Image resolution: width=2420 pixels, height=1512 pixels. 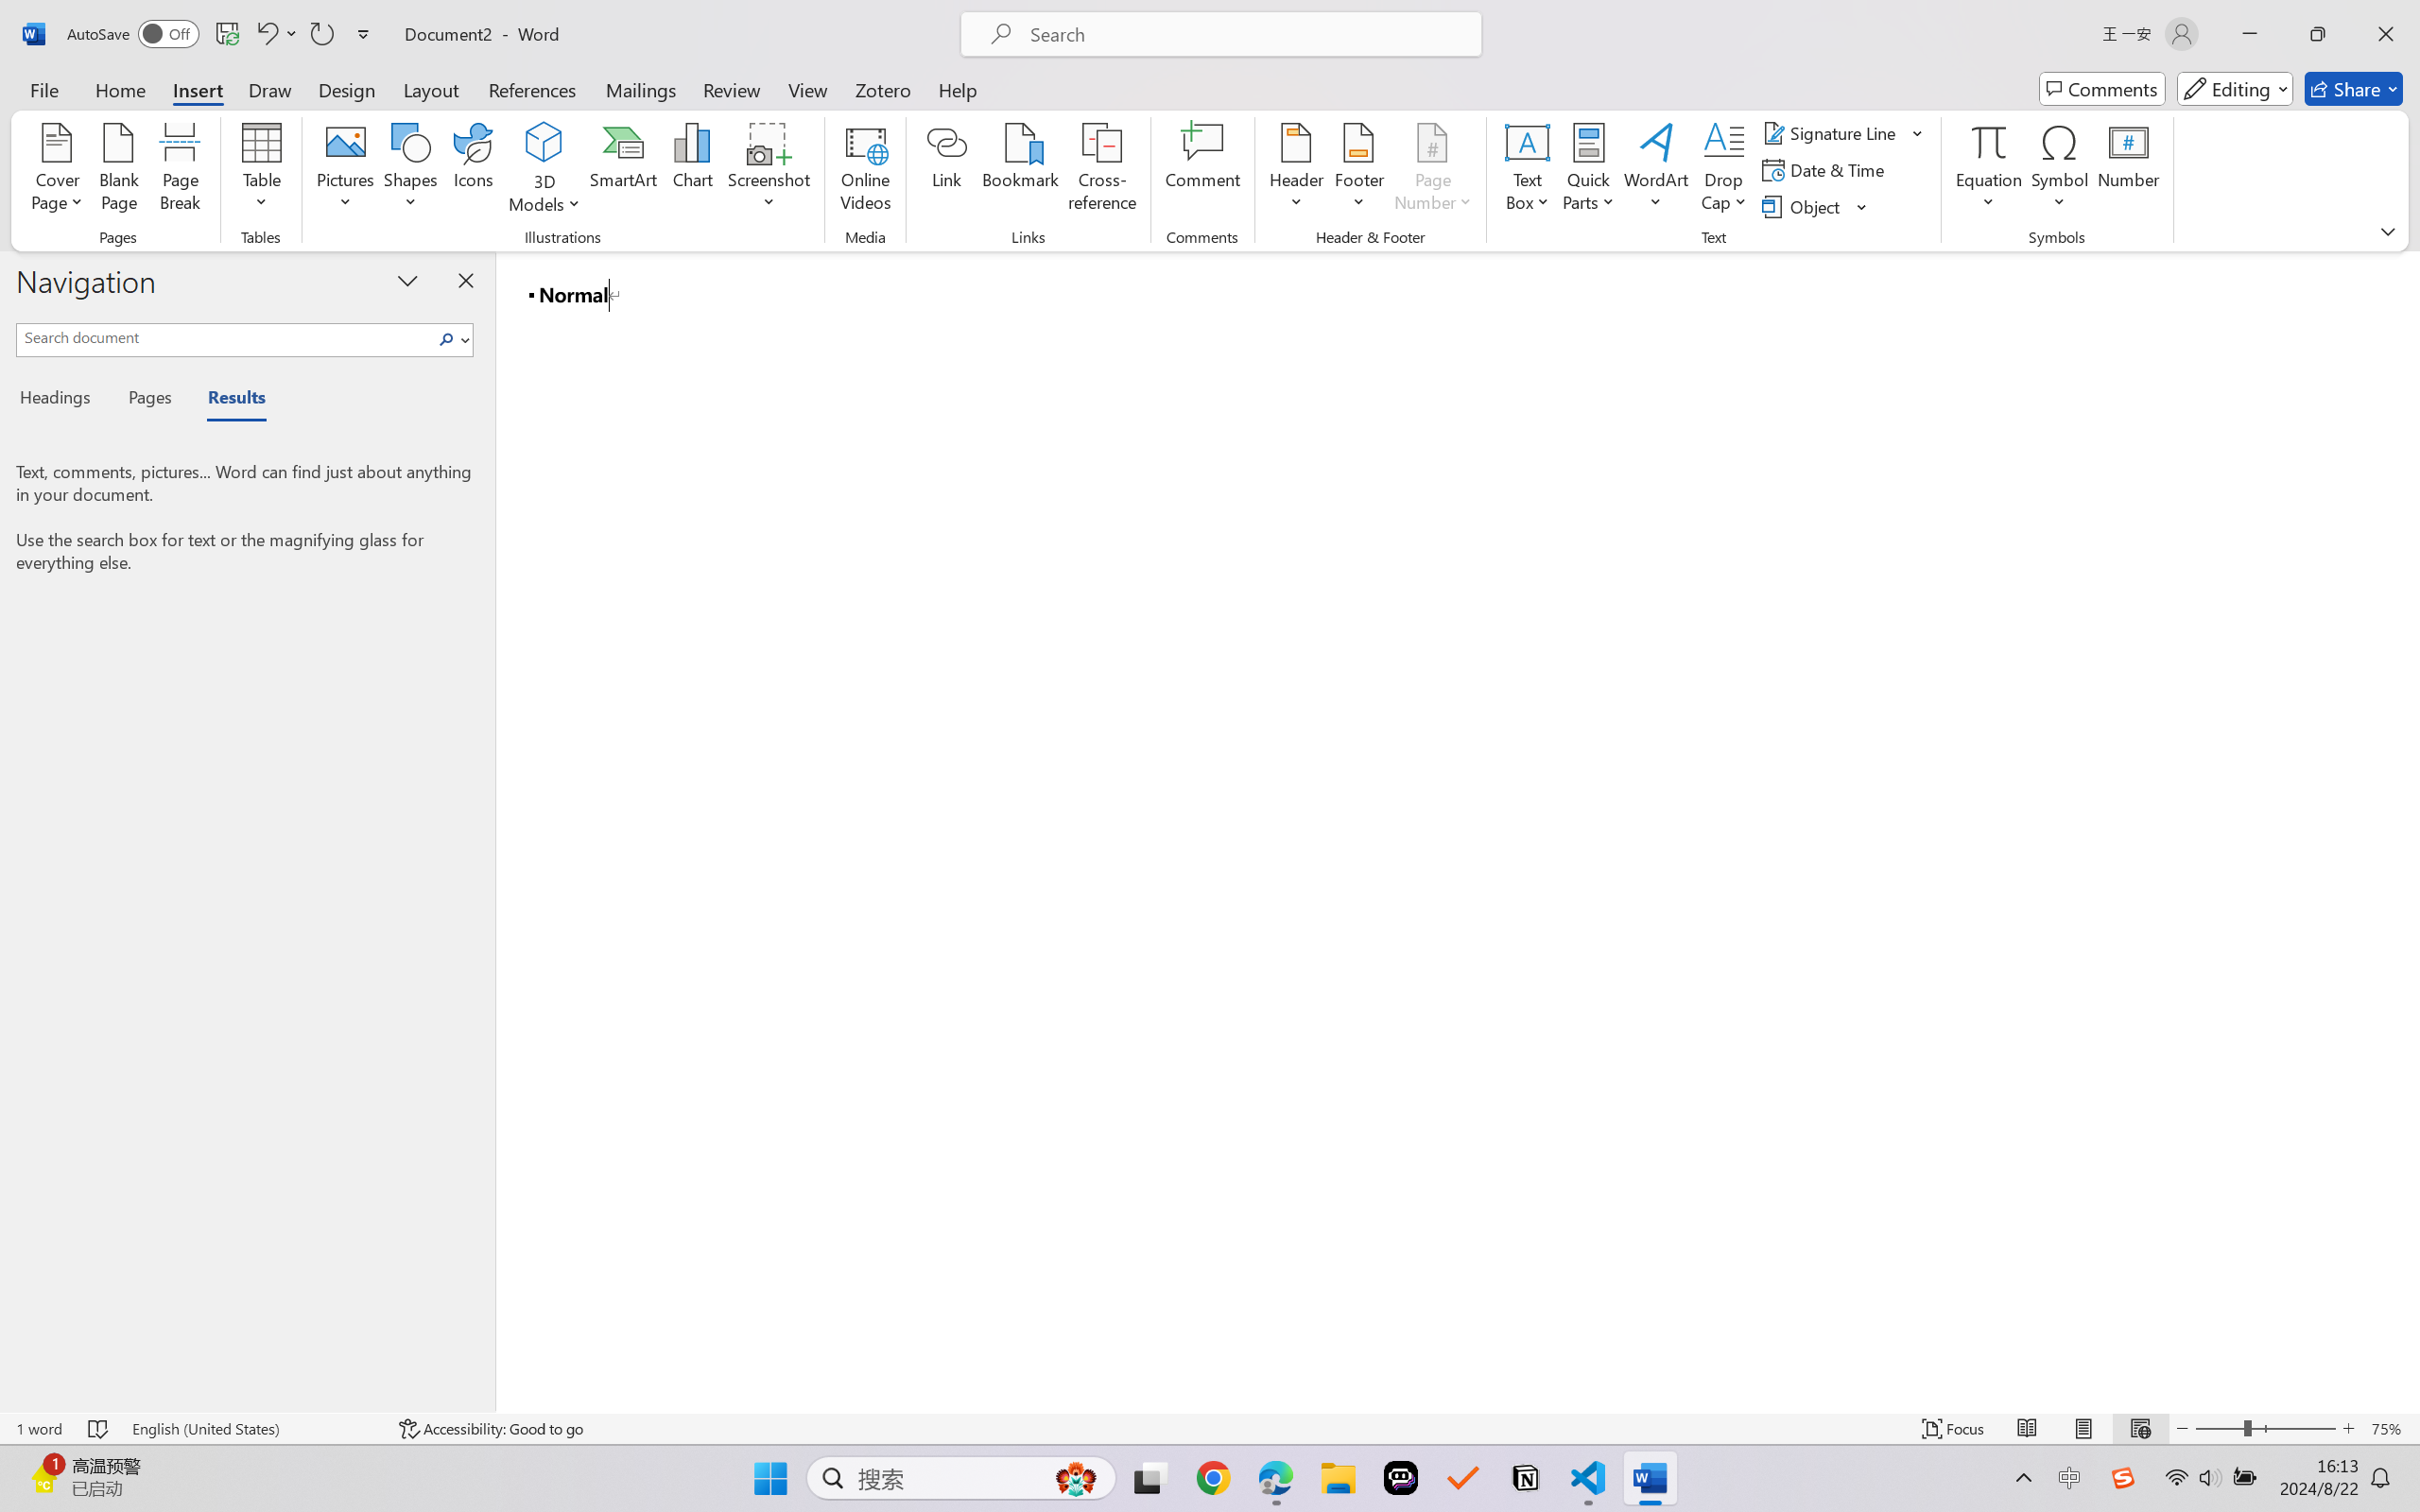 What do you see at coordinates (2129, 170) in the screenshot?
I see `'Number...'` at bounding box center [2129, 170].